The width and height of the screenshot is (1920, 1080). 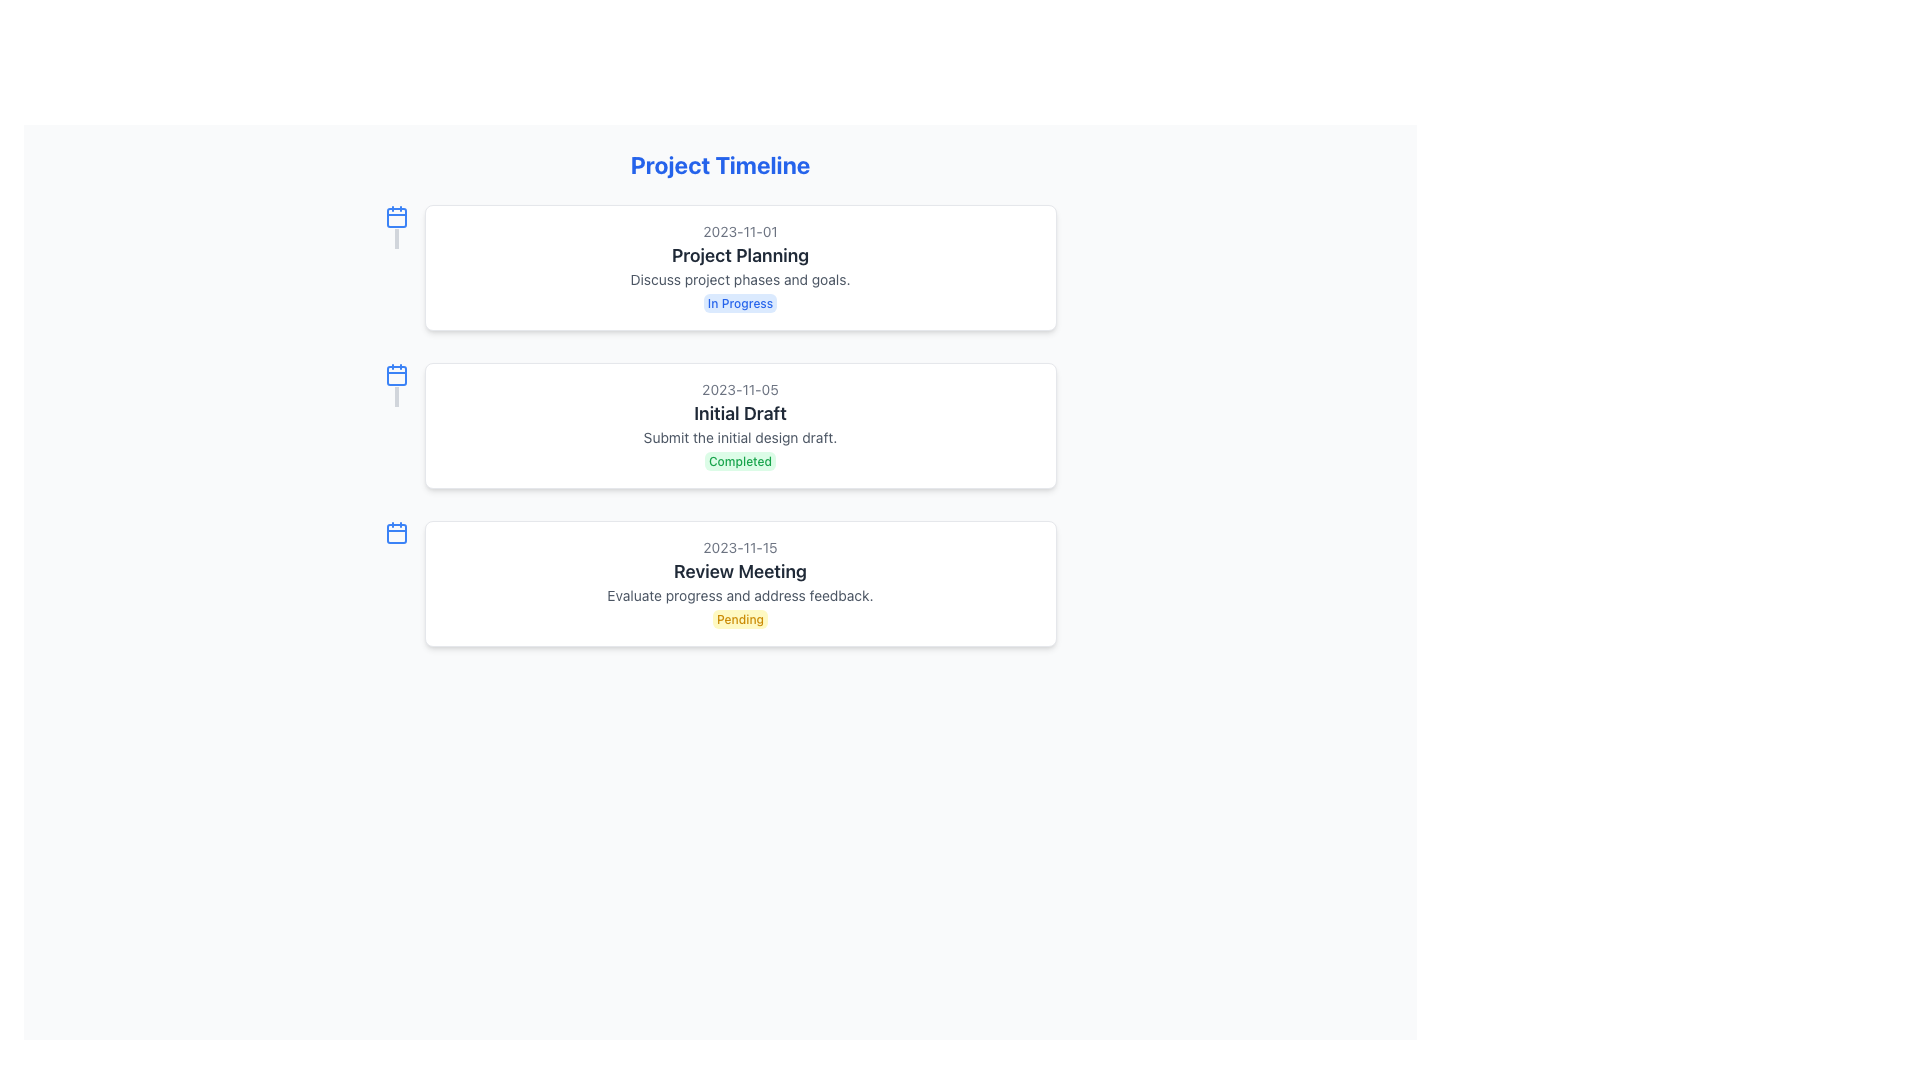 What do you see at coordinates (739, 583) in the screenshot?
I see `the Informational Card displaying the date '2023-11-15' and the title 'Review Meeting', which is the third card in the vertical list of project timeline entries` at bounding box center [739, 583].